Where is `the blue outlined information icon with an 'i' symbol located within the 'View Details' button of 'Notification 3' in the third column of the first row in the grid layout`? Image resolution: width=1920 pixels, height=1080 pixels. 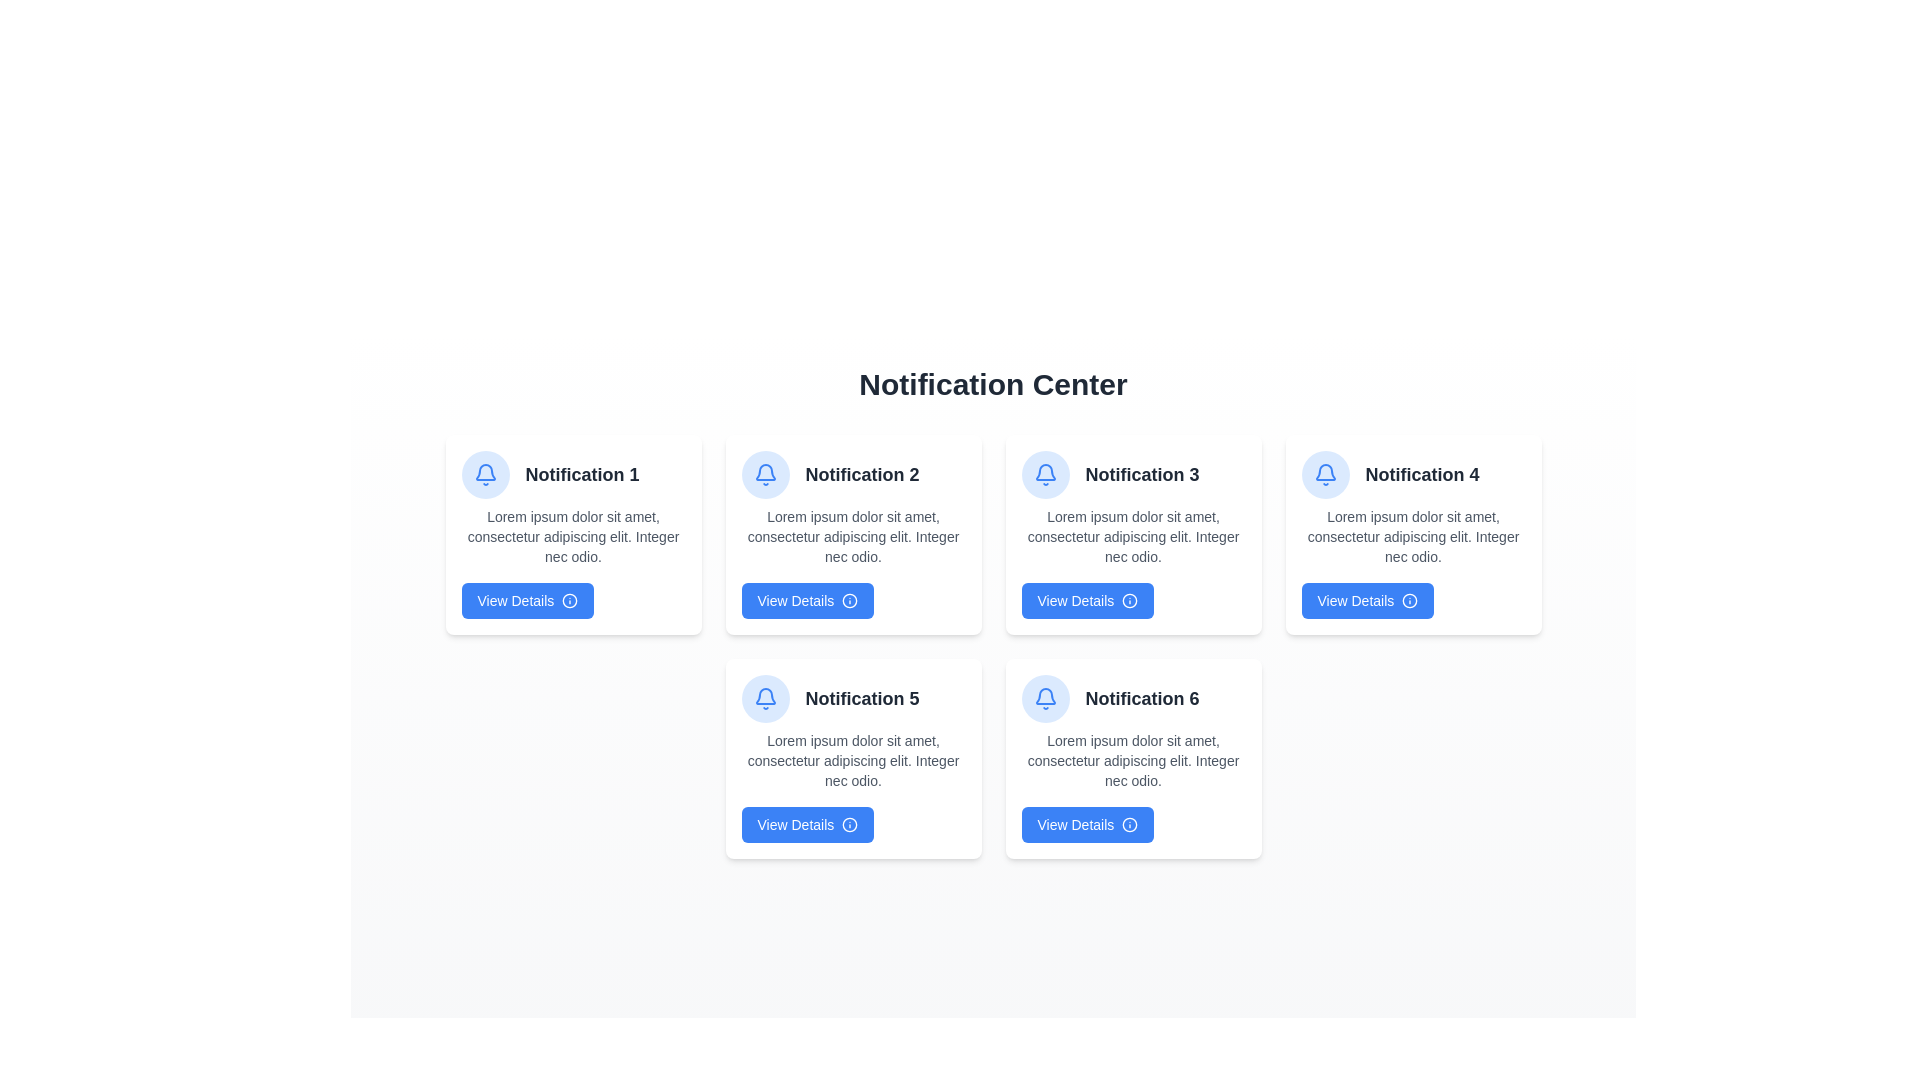 the blue outlined information icon with an 'i' symbol located within the 'View Details' button of 'Notification 3' in the third column of the first row in the grid layout is located at coordinates (1129, 600).